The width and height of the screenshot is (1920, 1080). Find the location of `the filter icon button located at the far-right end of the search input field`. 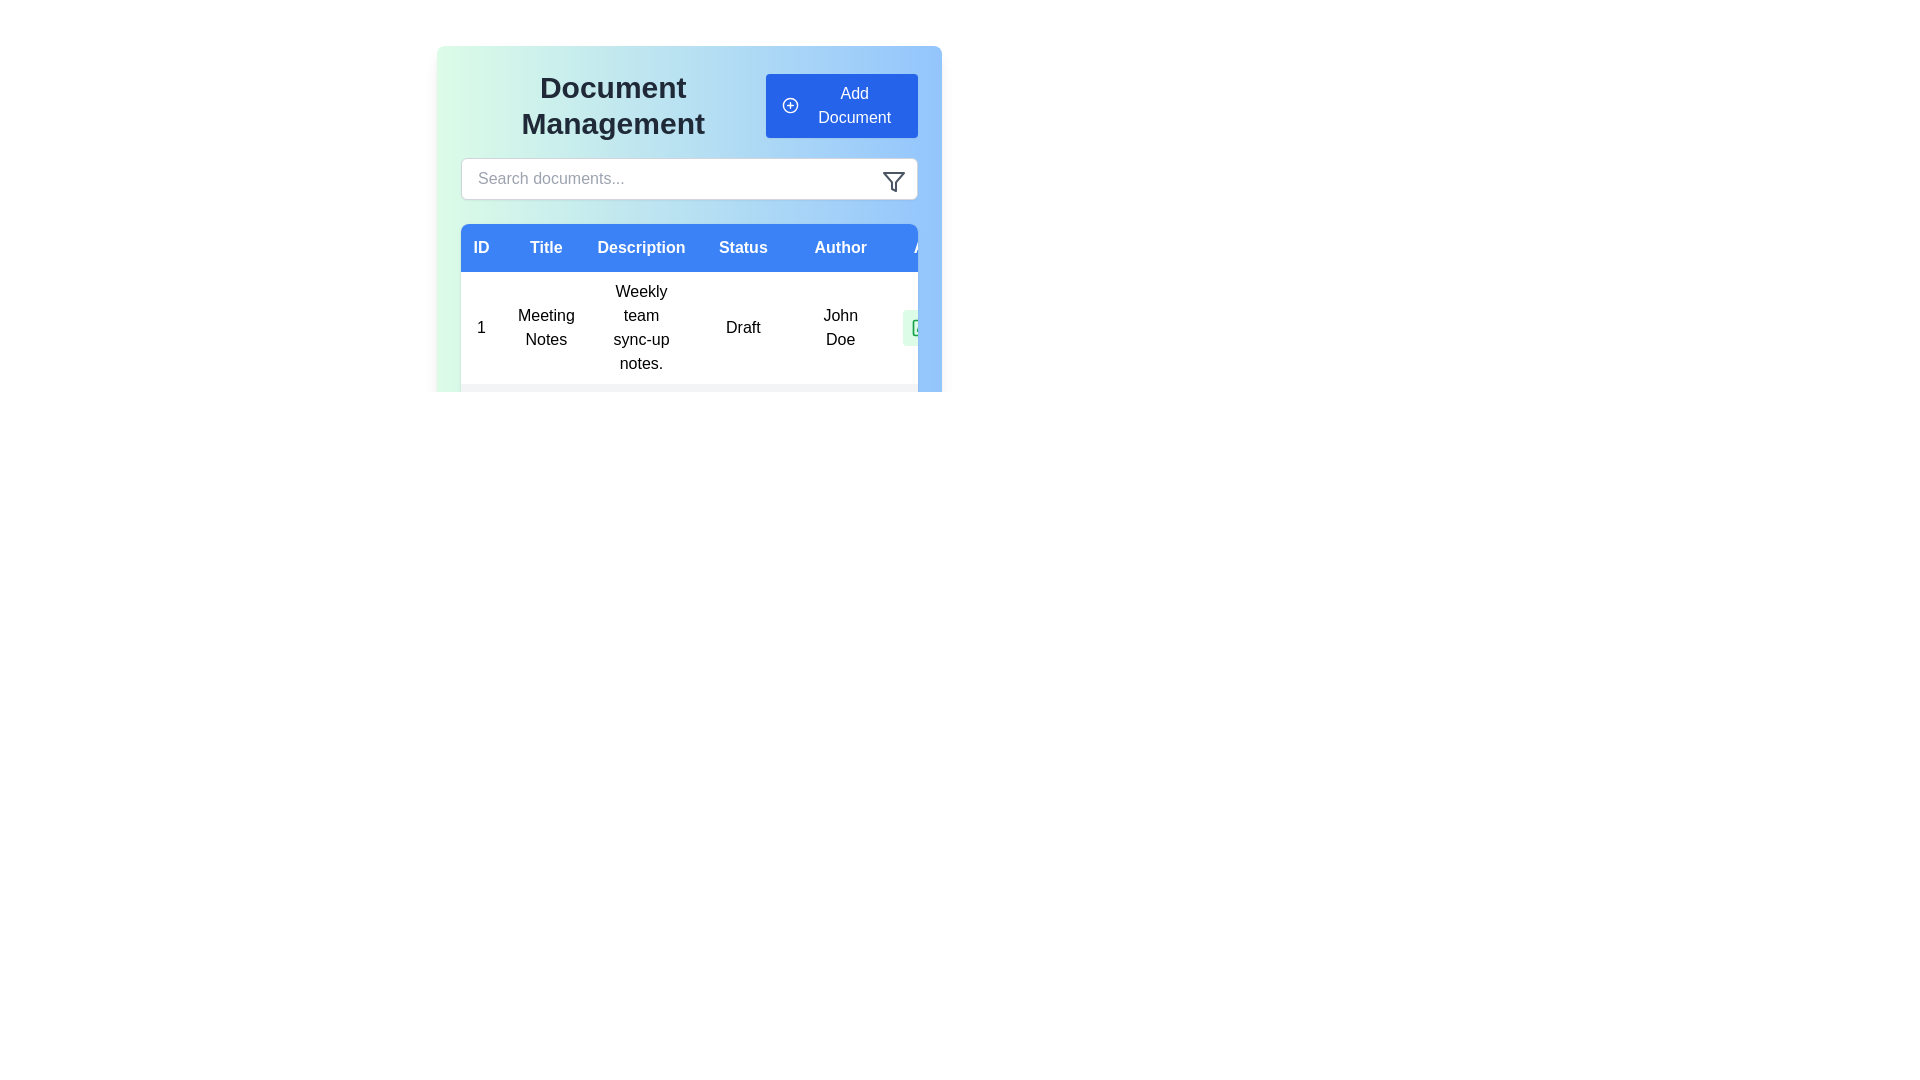

the filter icon button located at the far-right end of the search input field is located at coordinates (892, 181).